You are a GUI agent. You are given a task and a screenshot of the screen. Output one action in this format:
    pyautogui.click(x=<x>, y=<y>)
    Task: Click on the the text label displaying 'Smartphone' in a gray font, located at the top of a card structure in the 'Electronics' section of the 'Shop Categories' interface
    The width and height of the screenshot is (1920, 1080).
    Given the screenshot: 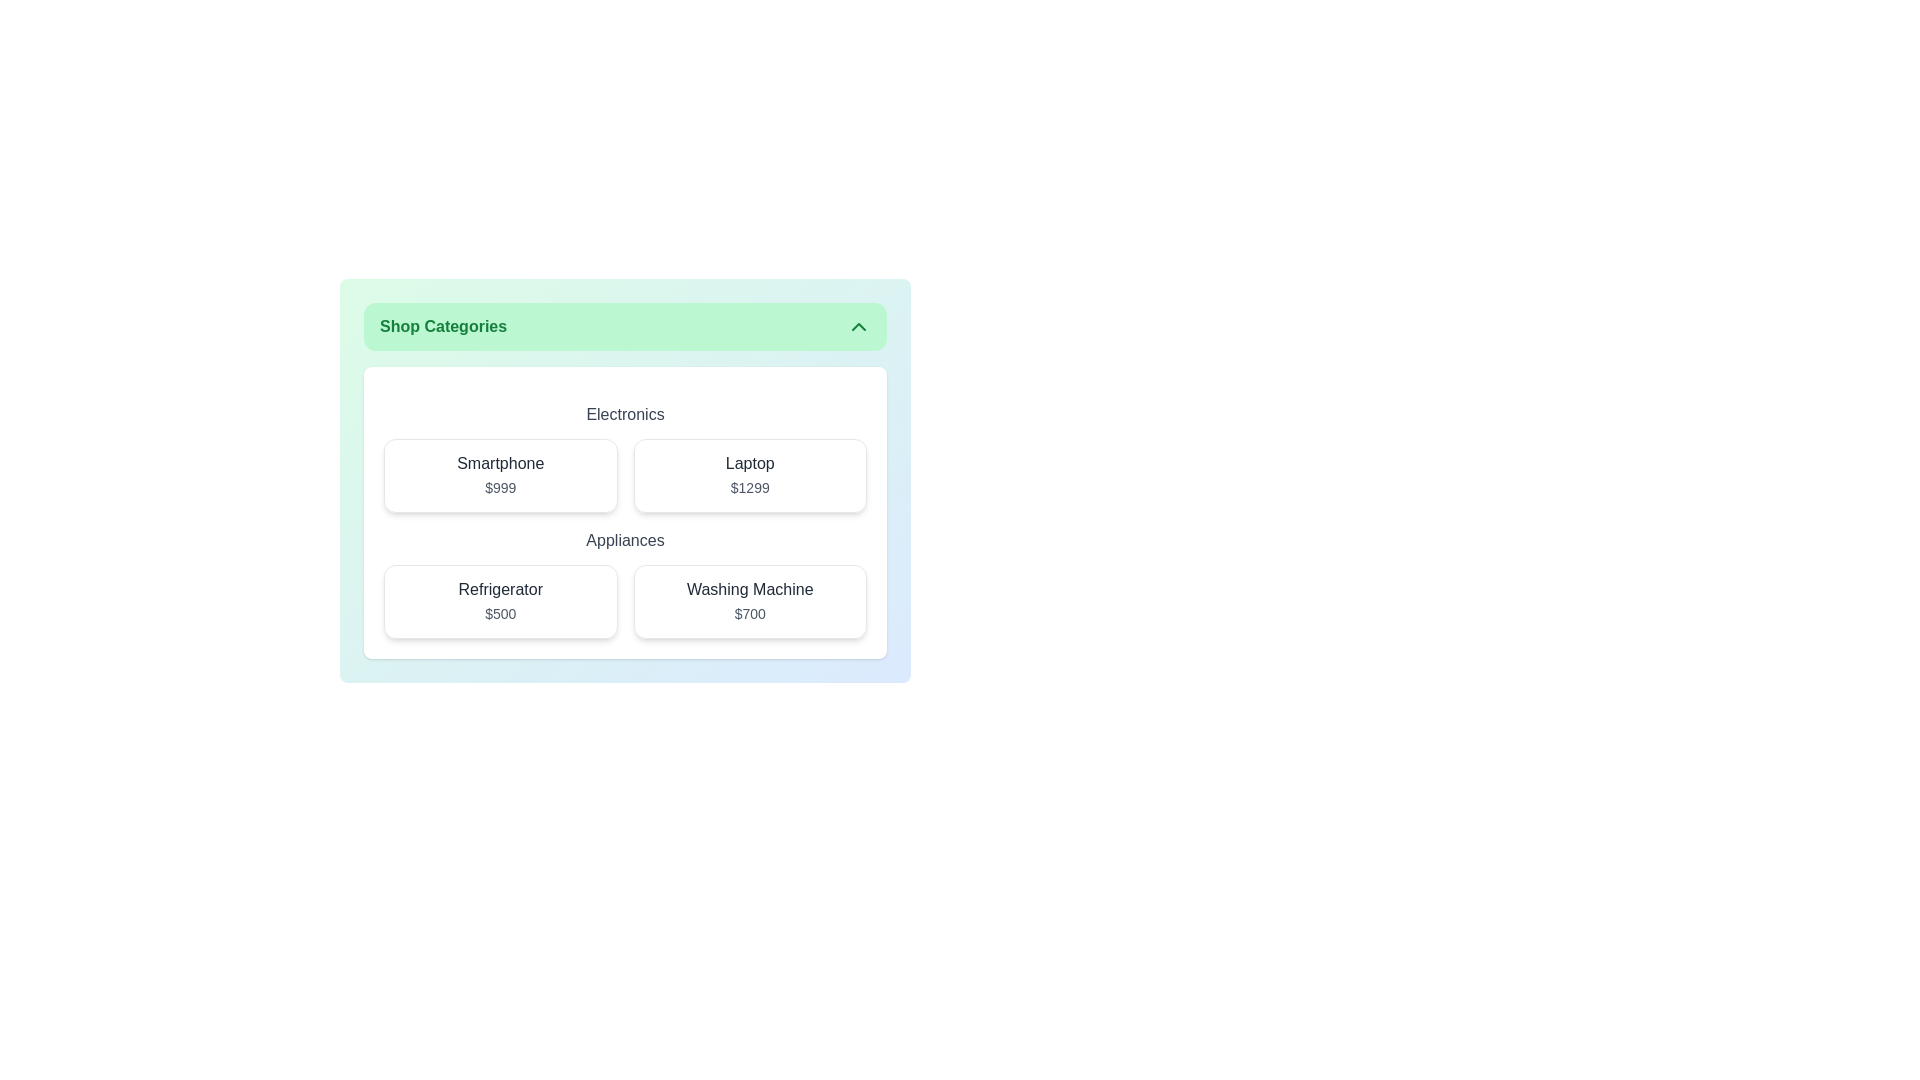 What is the action you would take?
    pyautogui.click(x=500, y=463)
    